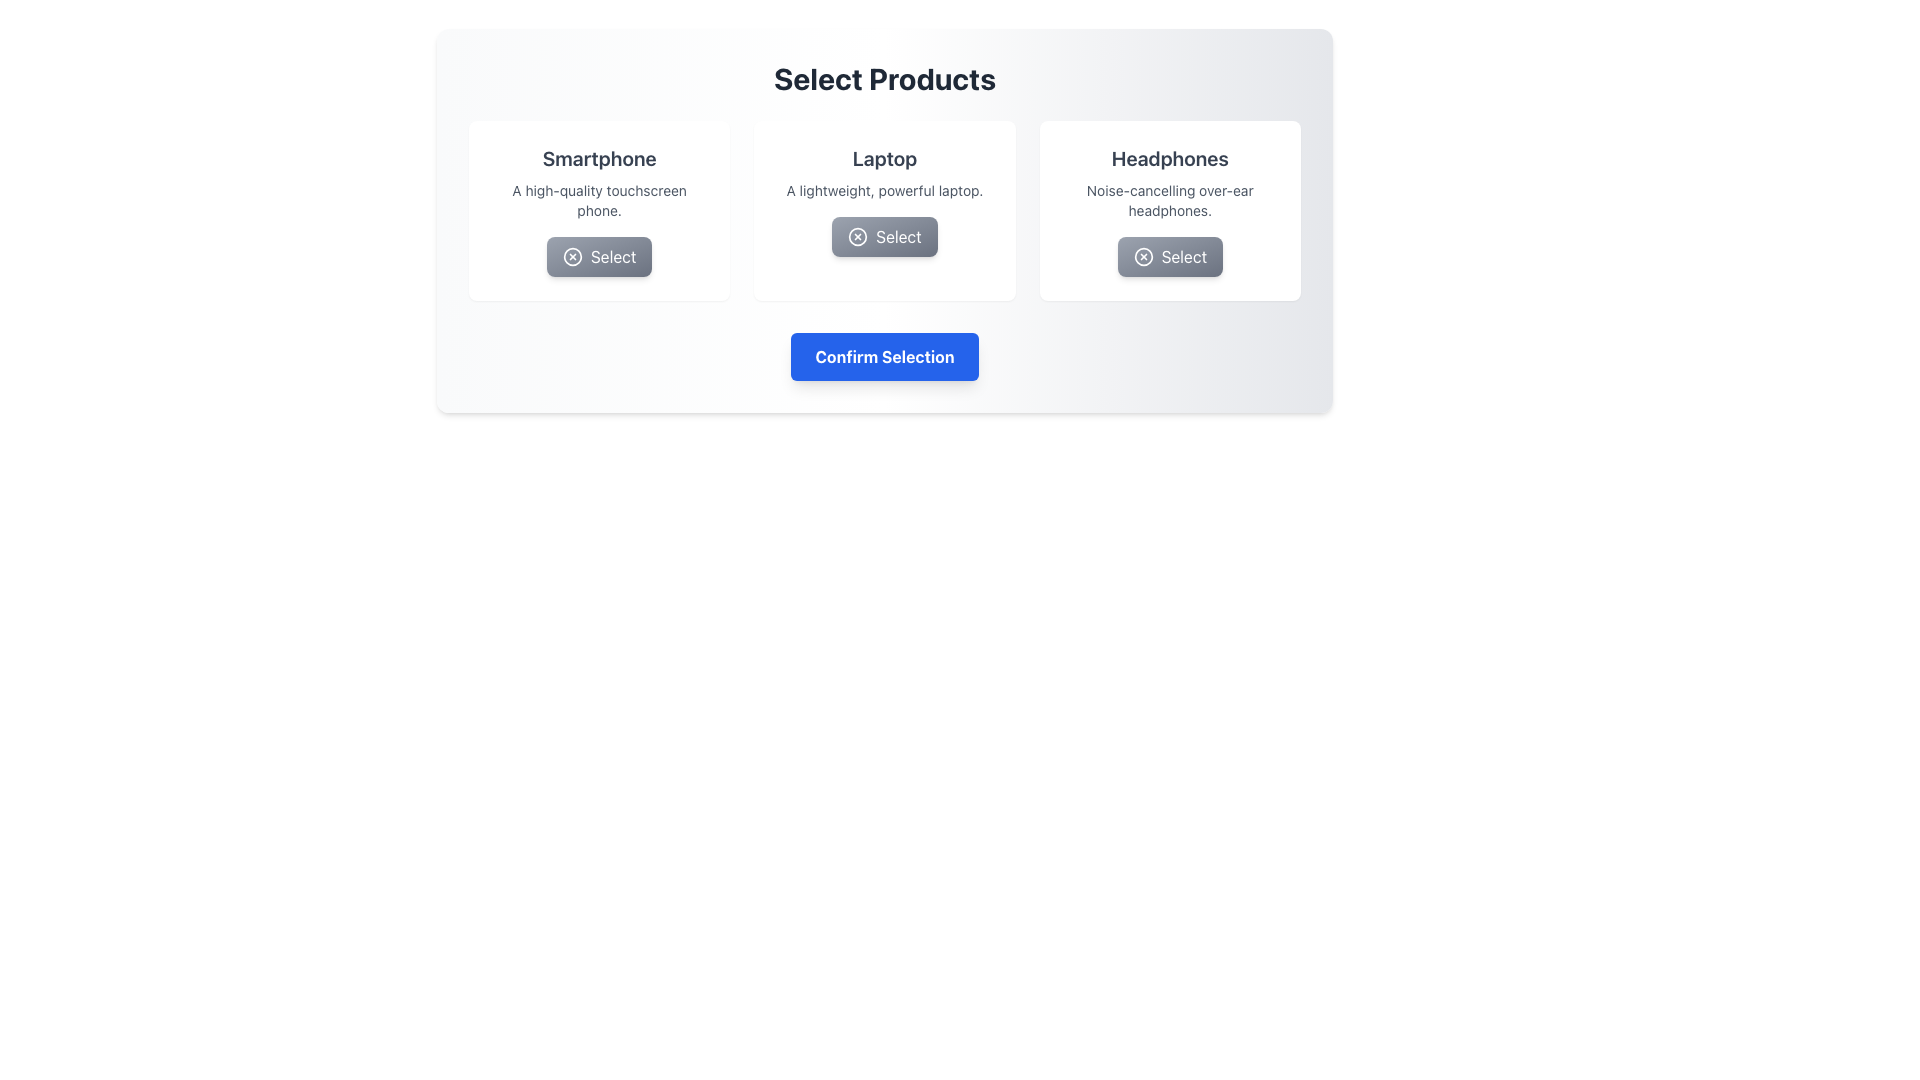 The image size is (1920, 1080). I want to click on properties of the SVG circle icon representing a close or deselect action located in the middle button under the 'Laptop' selection box, so click(858, 235).